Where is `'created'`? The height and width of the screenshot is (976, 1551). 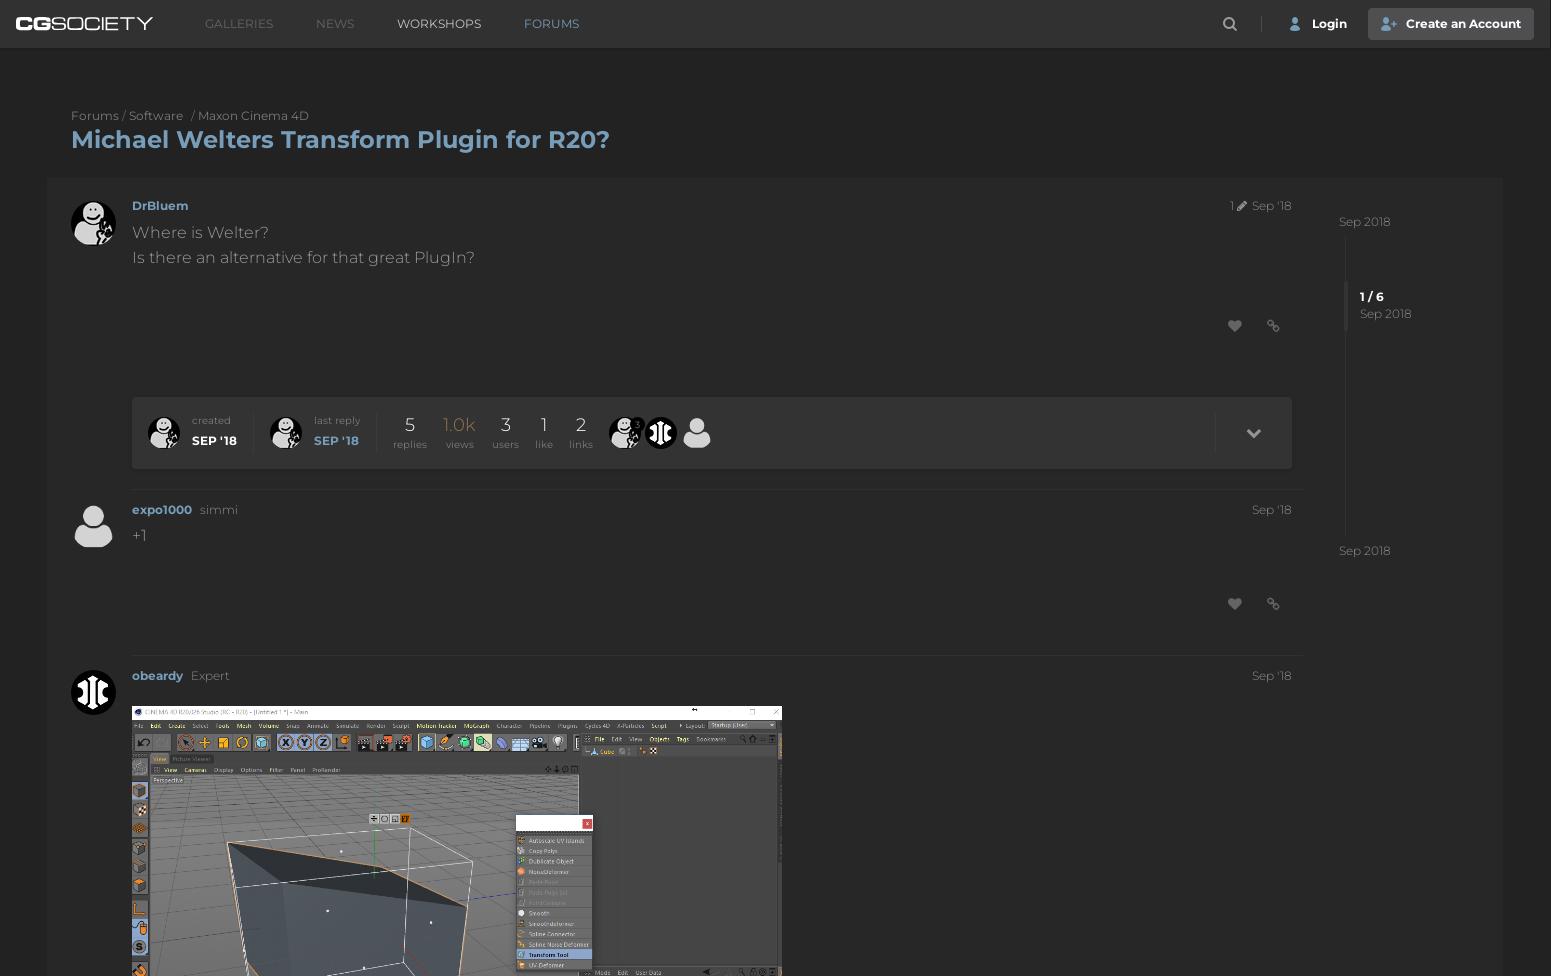 'created' is located at coordinates (210, 418).